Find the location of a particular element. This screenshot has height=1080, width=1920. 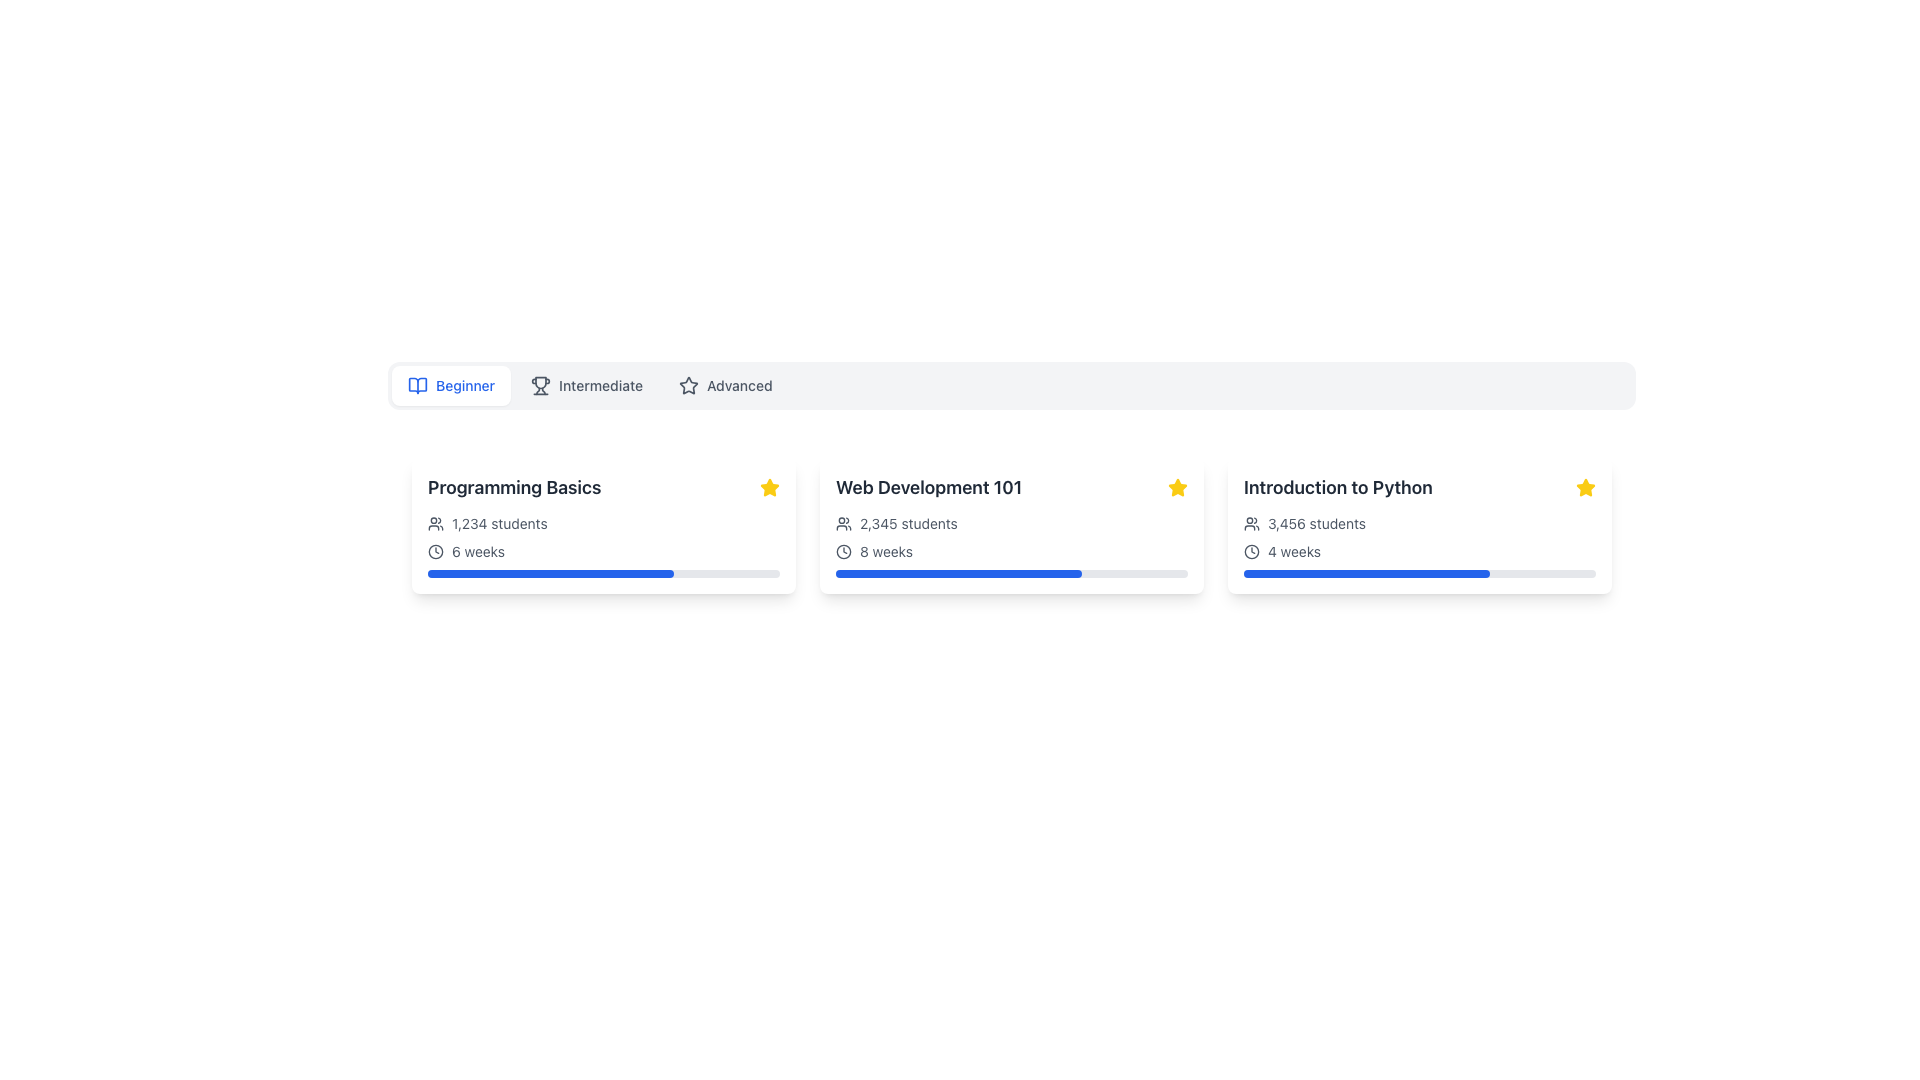

the small blue outlined icon representing an open book, which is located to the left of the text 'Beginner' in the tab-style navigation bar is located at coordinates (416, 385).